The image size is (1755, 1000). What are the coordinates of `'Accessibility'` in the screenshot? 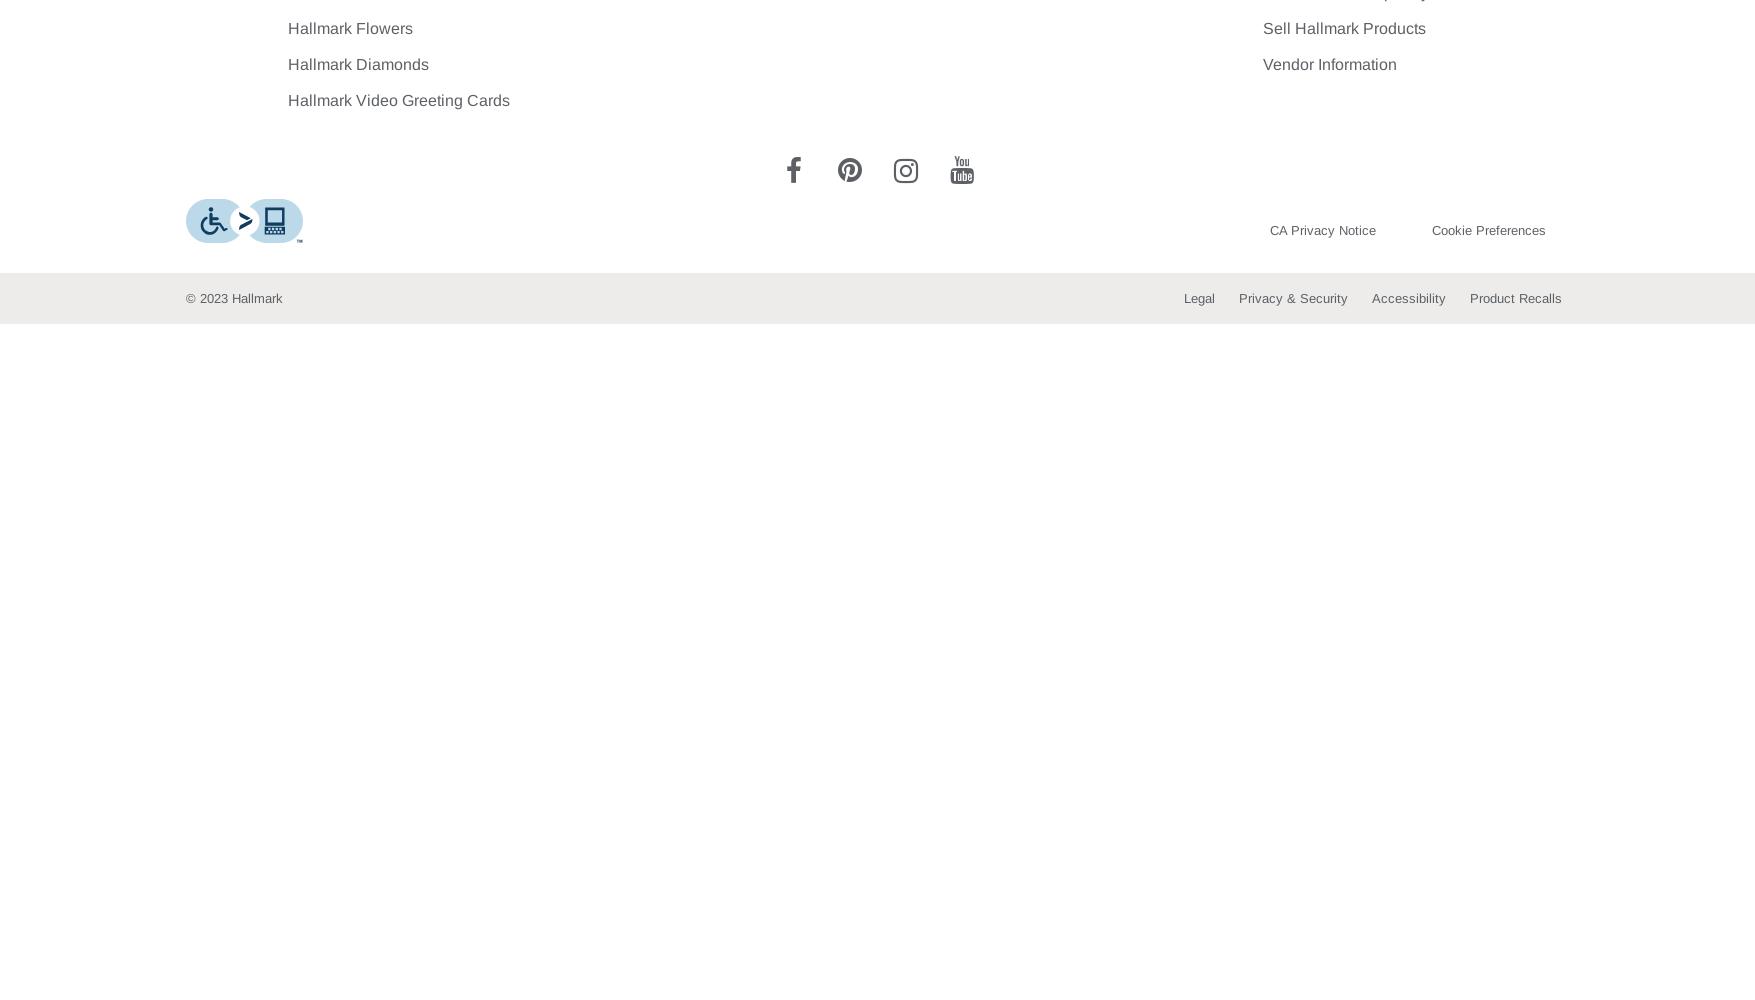 It's located at (1371, 297).